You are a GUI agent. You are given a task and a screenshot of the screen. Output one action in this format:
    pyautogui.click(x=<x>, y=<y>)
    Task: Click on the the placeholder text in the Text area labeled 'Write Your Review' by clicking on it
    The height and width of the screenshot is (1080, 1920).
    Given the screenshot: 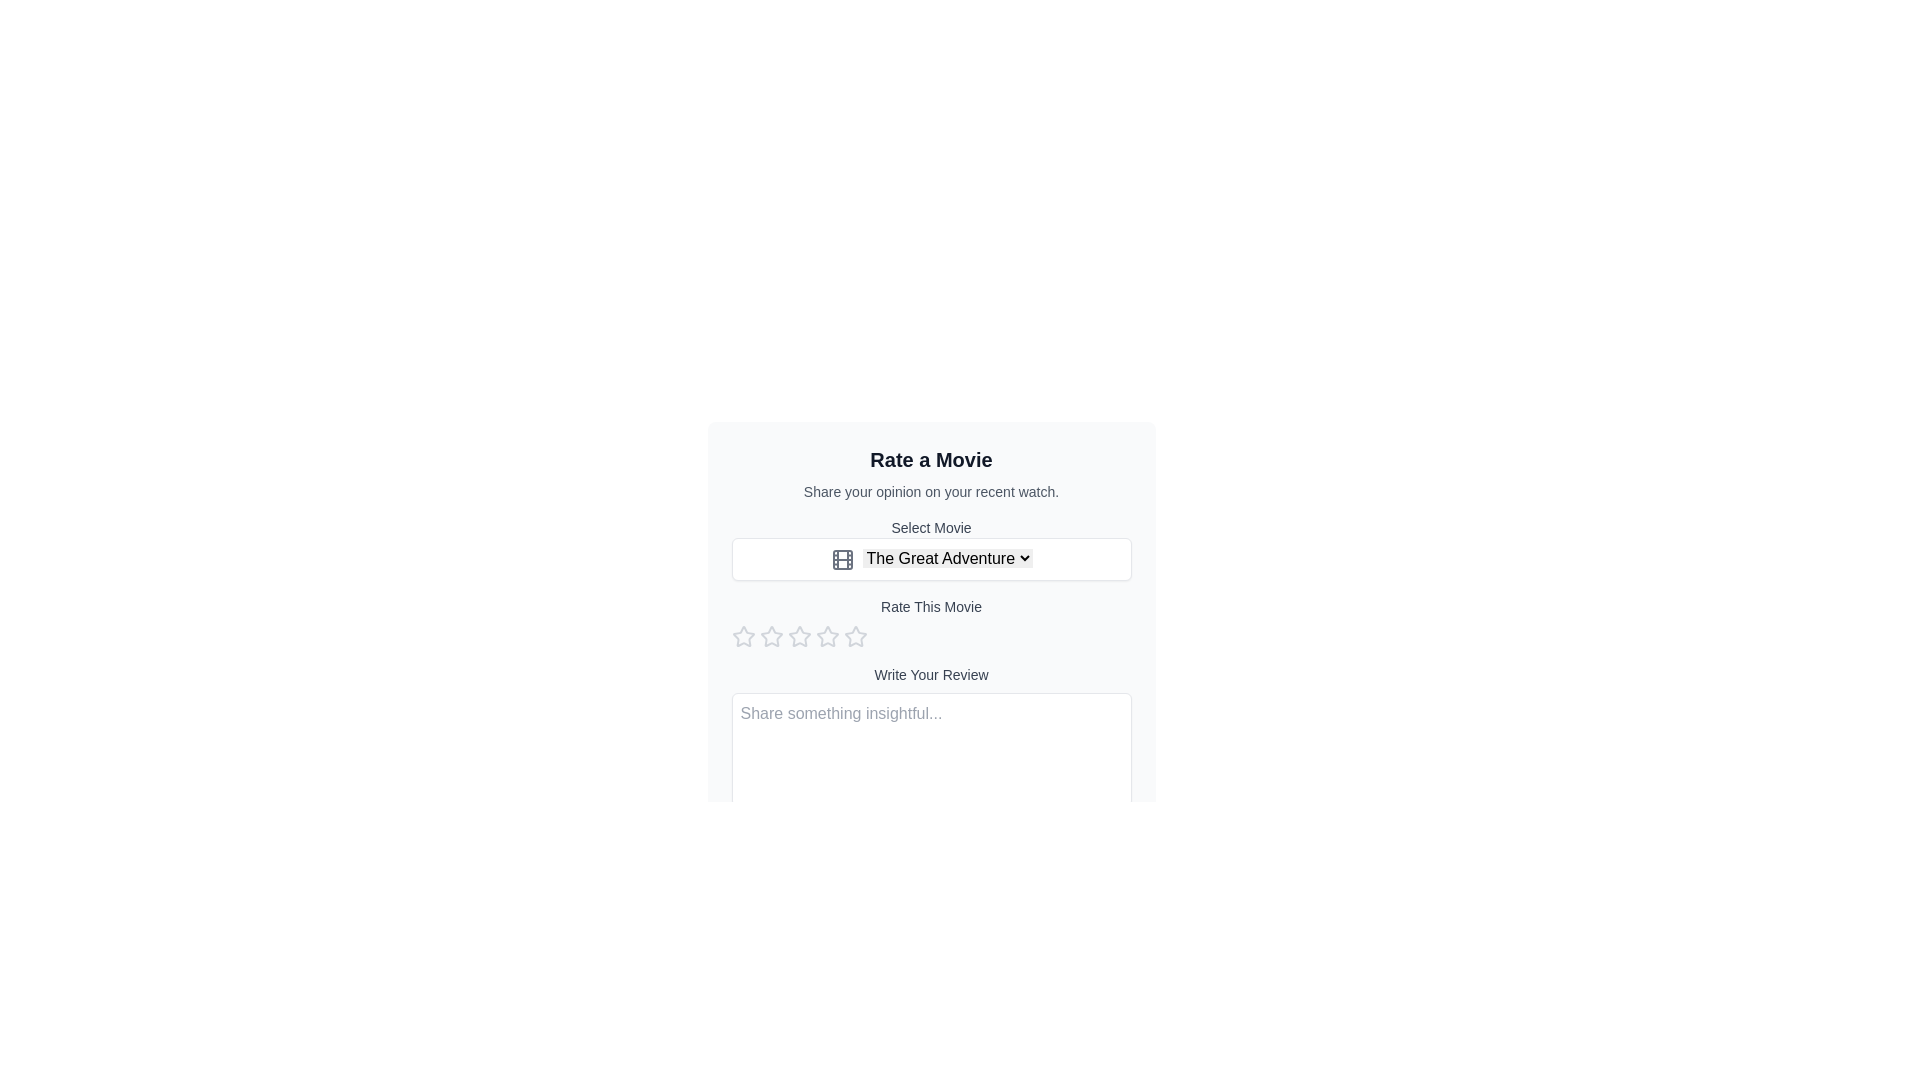 What is the action you would take?
    pyautogui.click(x=930, y=739)
    